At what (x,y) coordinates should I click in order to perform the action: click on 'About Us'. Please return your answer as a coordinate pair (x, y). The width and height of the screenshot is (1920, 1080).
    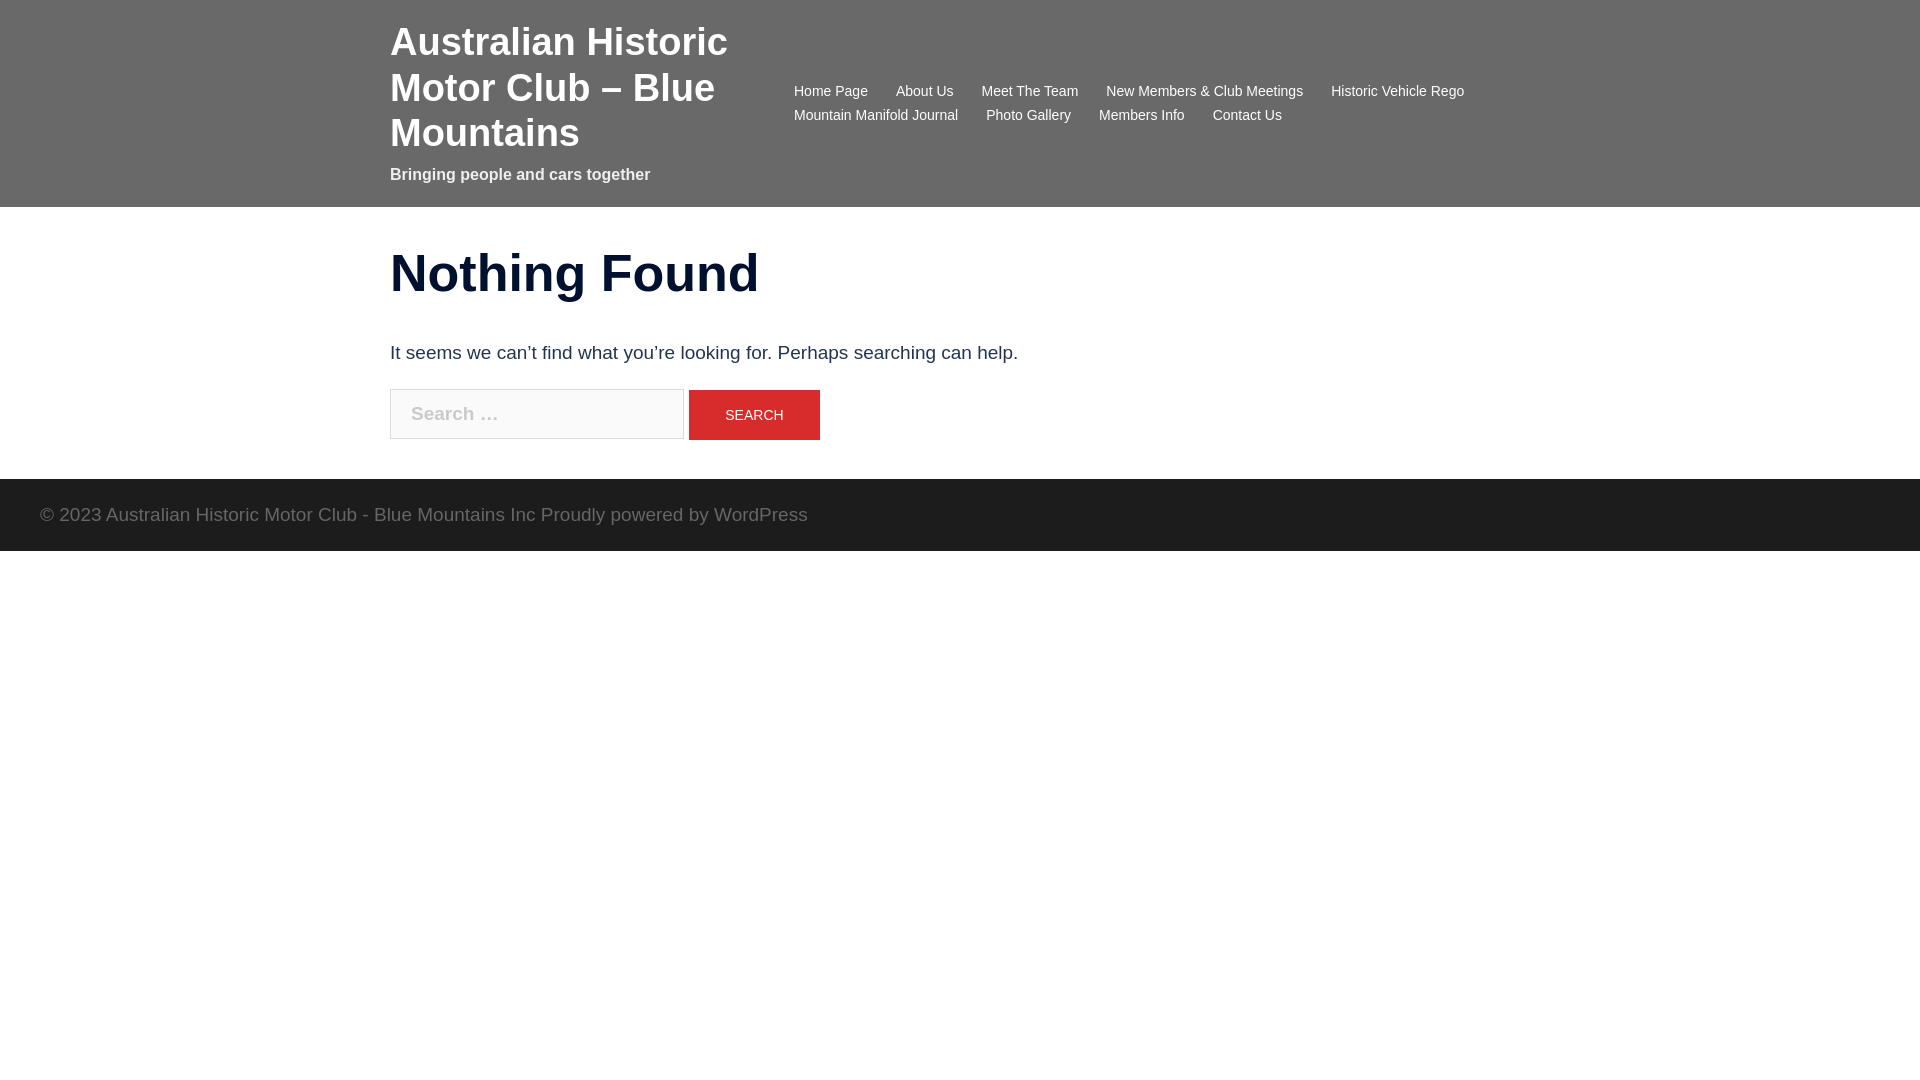
    Looking at the image, I should click on (895, 92).